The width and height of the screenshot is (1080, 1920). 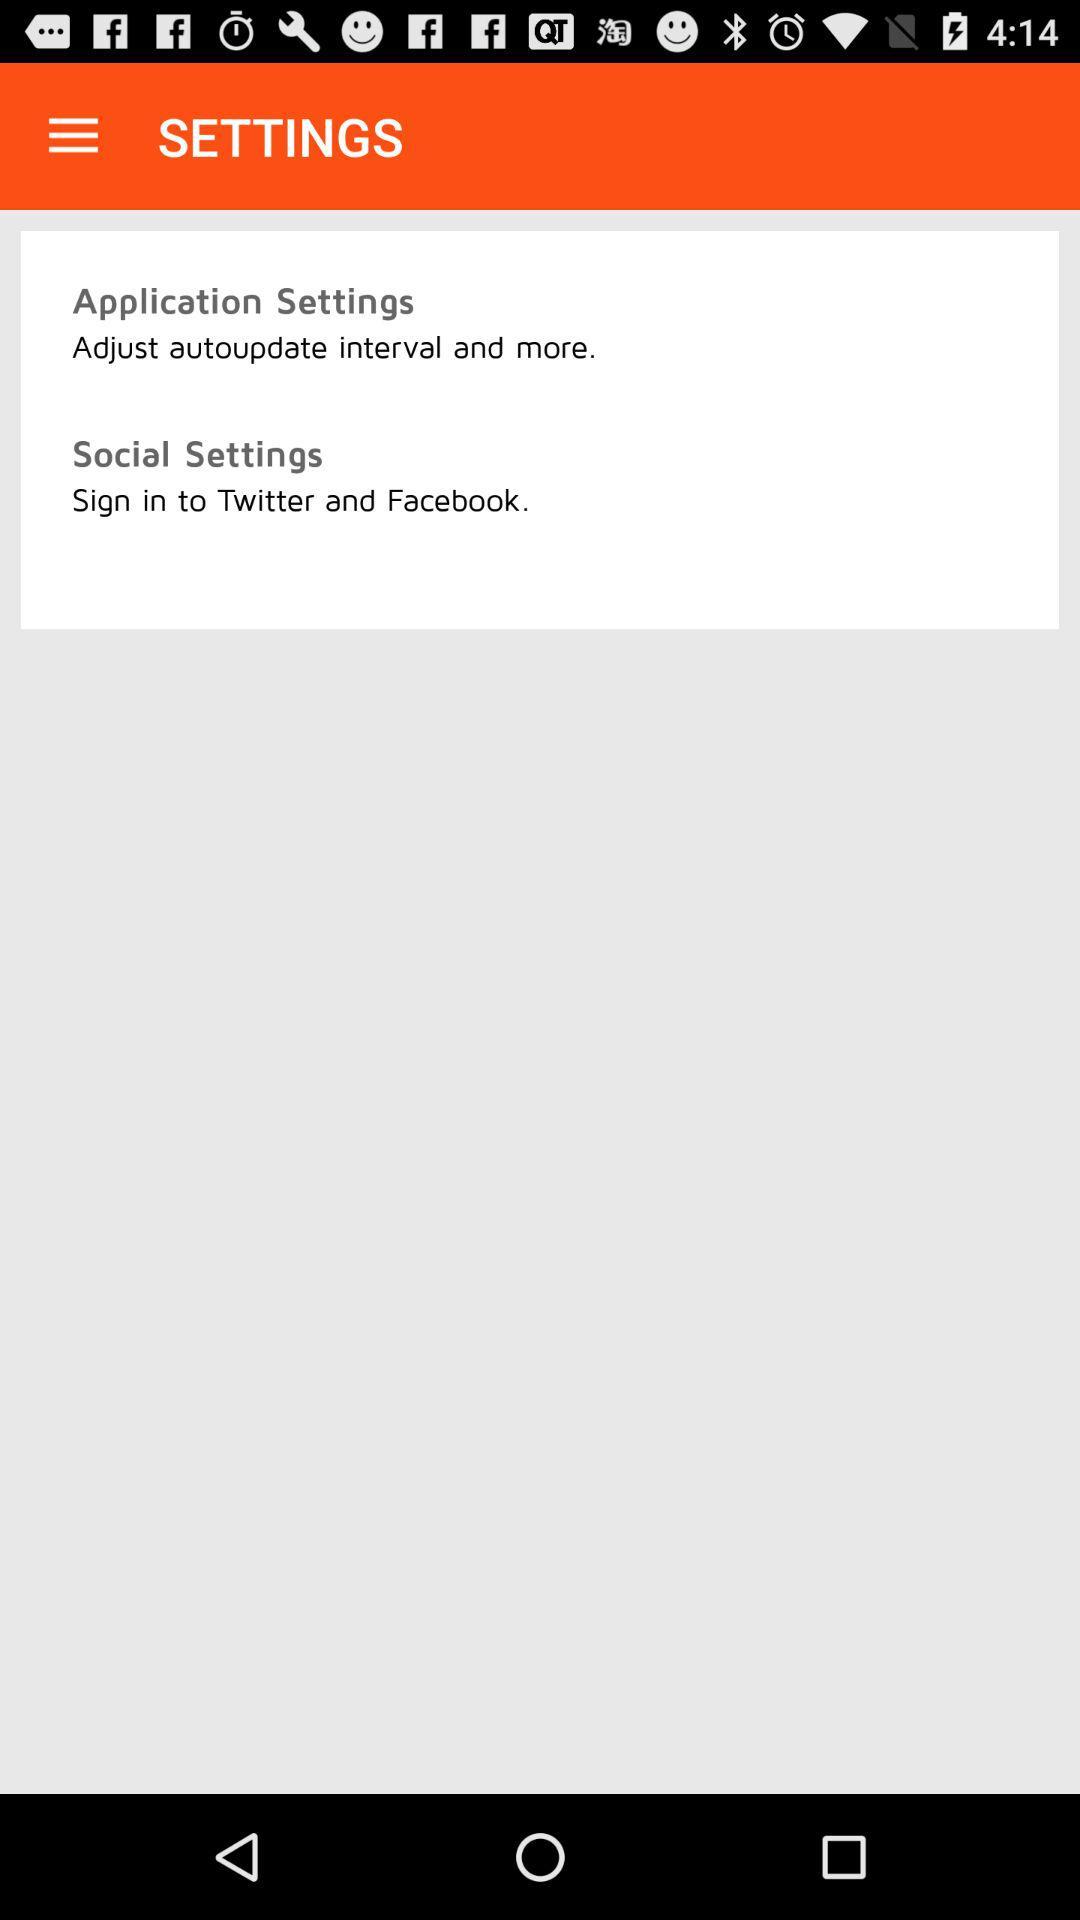 What do you see at coordinates (72, 135) in the screenshot?
I see `the item next to settings` at bounding box center [72, 135].